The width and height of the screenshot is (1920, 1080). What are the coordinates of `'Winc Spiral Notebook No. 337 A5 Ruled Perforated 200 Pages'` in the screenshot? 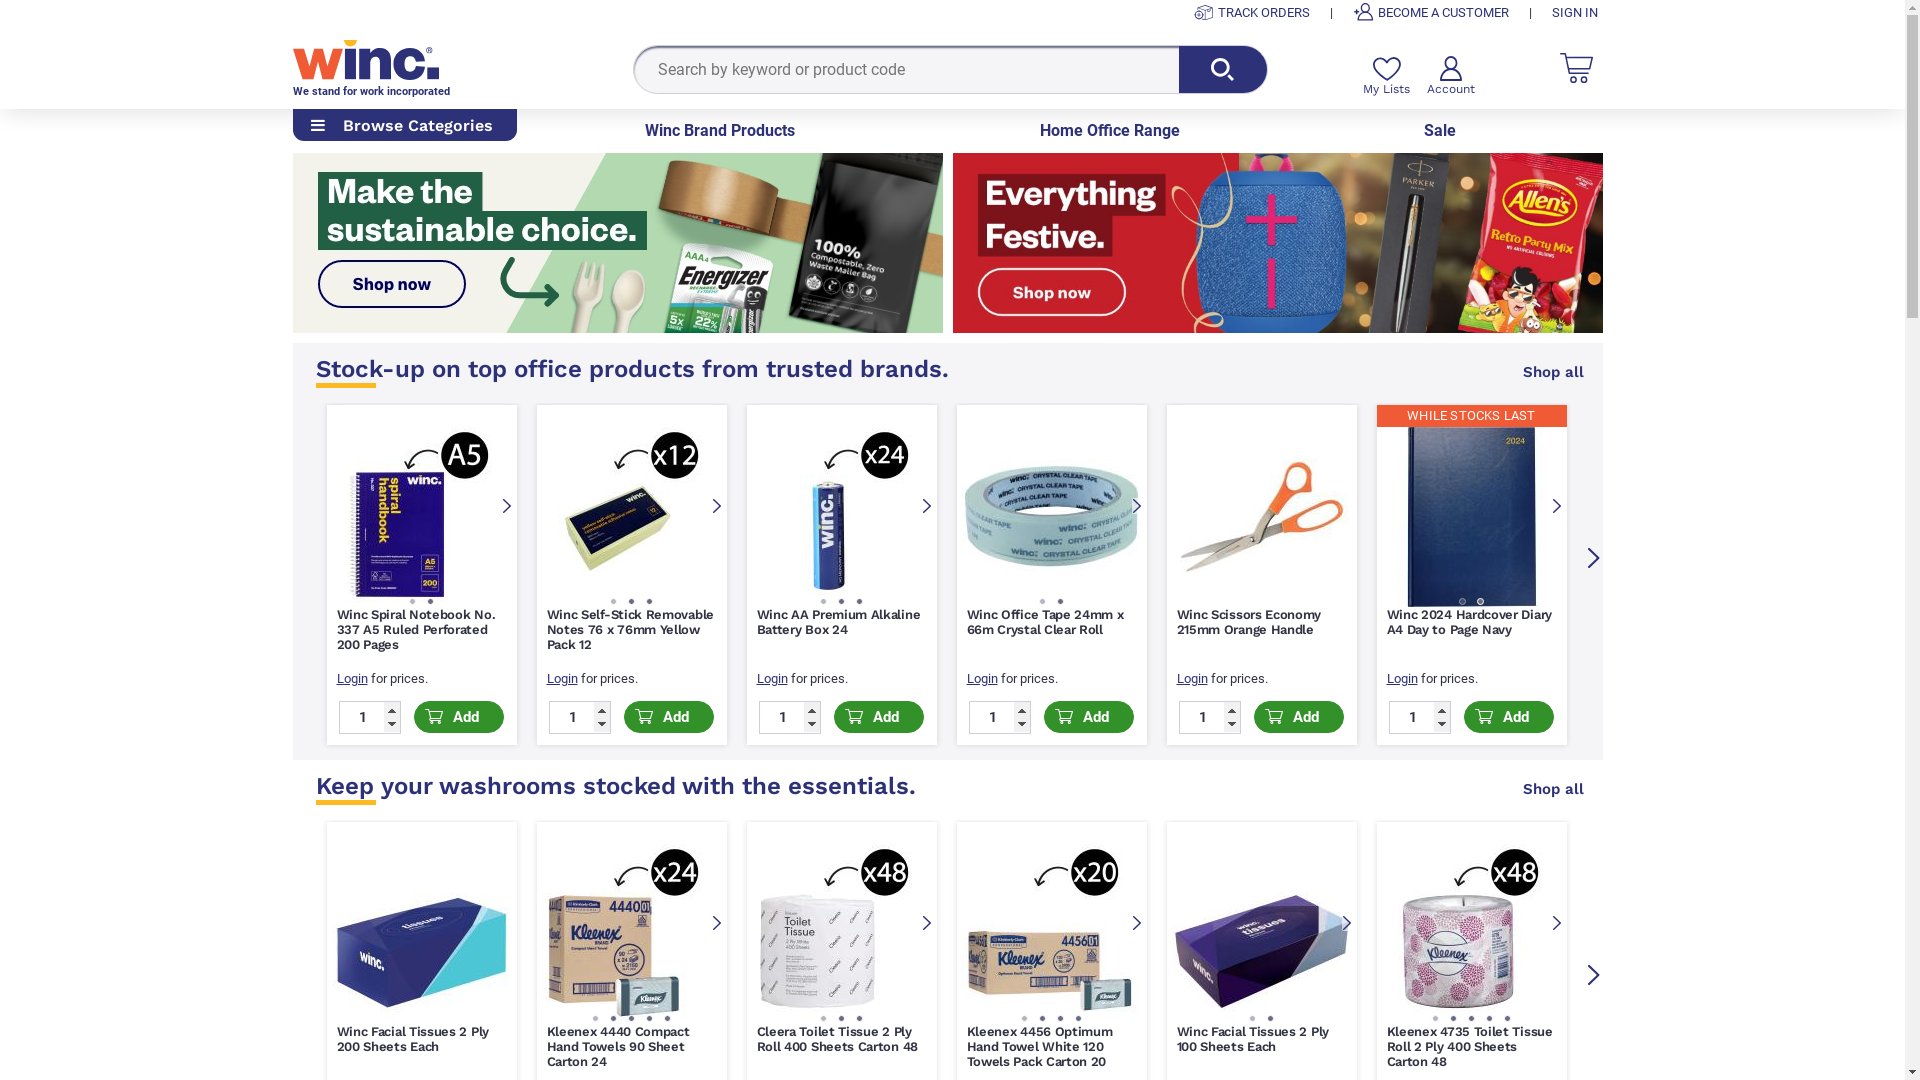 It's located at (414, 628).